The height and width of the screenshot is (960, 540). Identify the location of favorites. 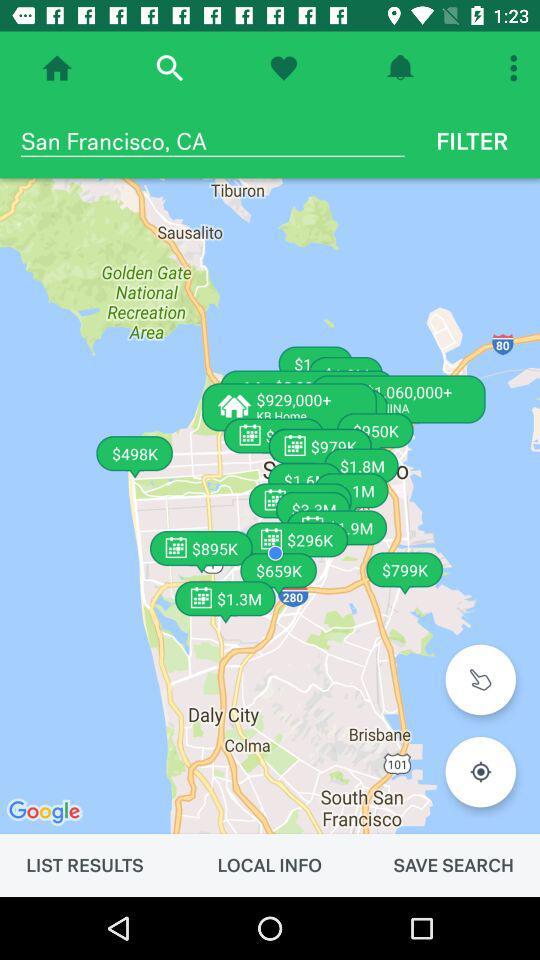
(282, 68).